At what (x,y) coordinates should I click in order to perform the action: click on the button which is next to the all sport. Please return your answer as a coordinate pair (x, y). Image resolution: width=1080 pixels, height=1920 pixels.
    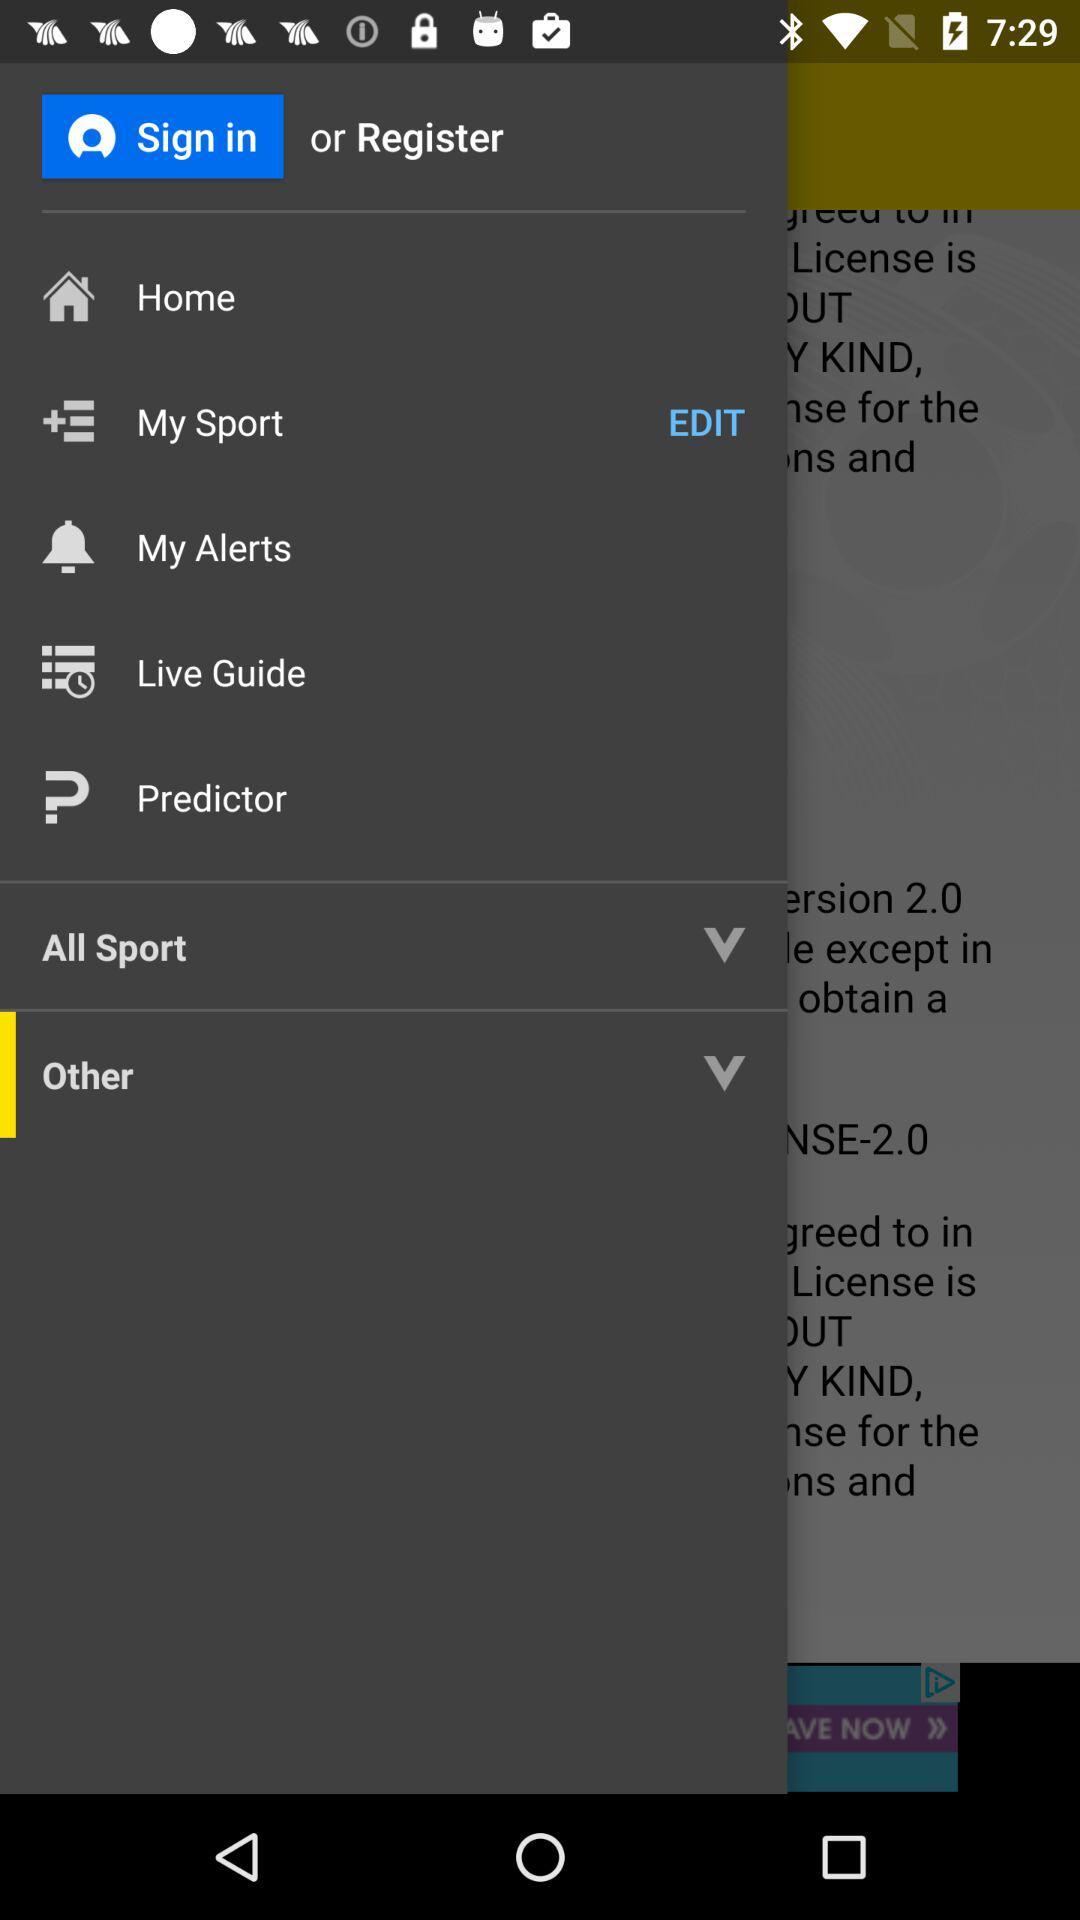
    Looking at the image, I should click on (703, 945).